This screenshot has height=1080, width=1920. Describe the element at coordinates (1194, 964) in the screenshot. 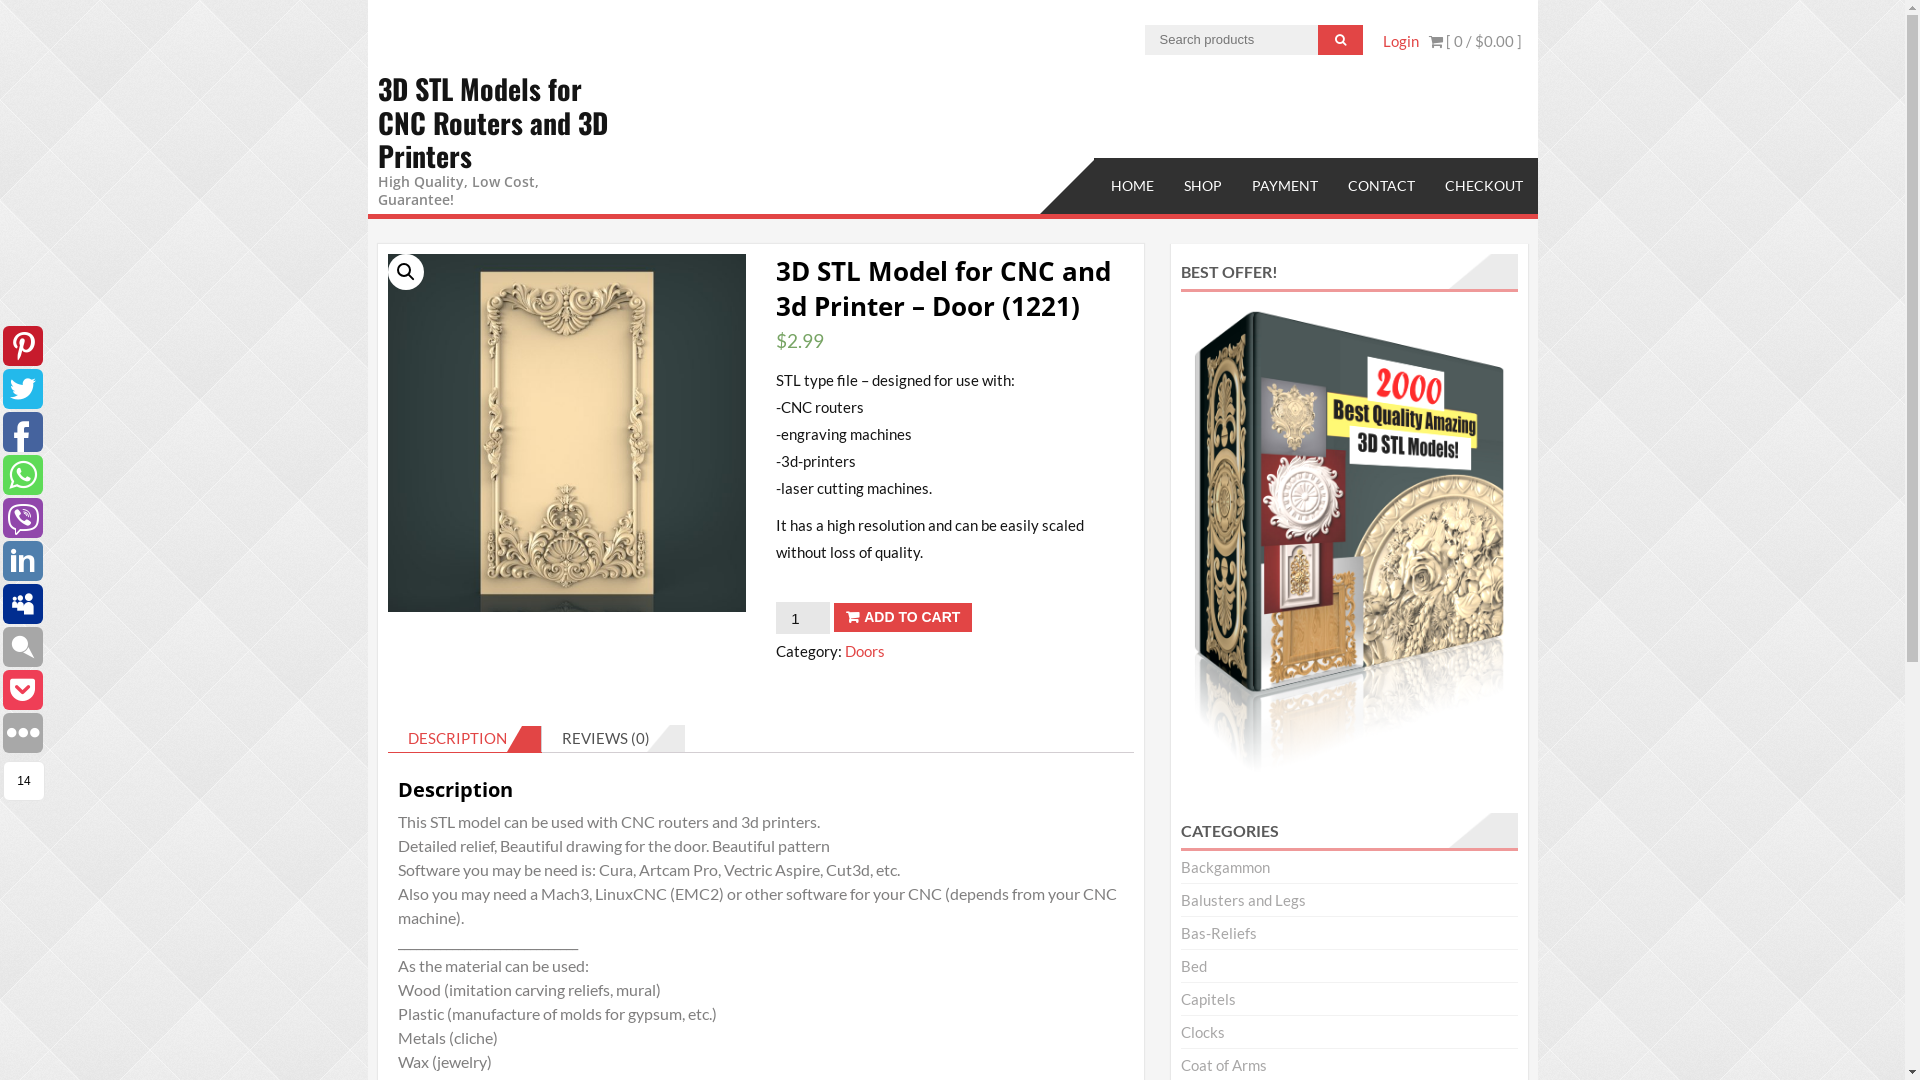

I see `'Bed'` at that location.